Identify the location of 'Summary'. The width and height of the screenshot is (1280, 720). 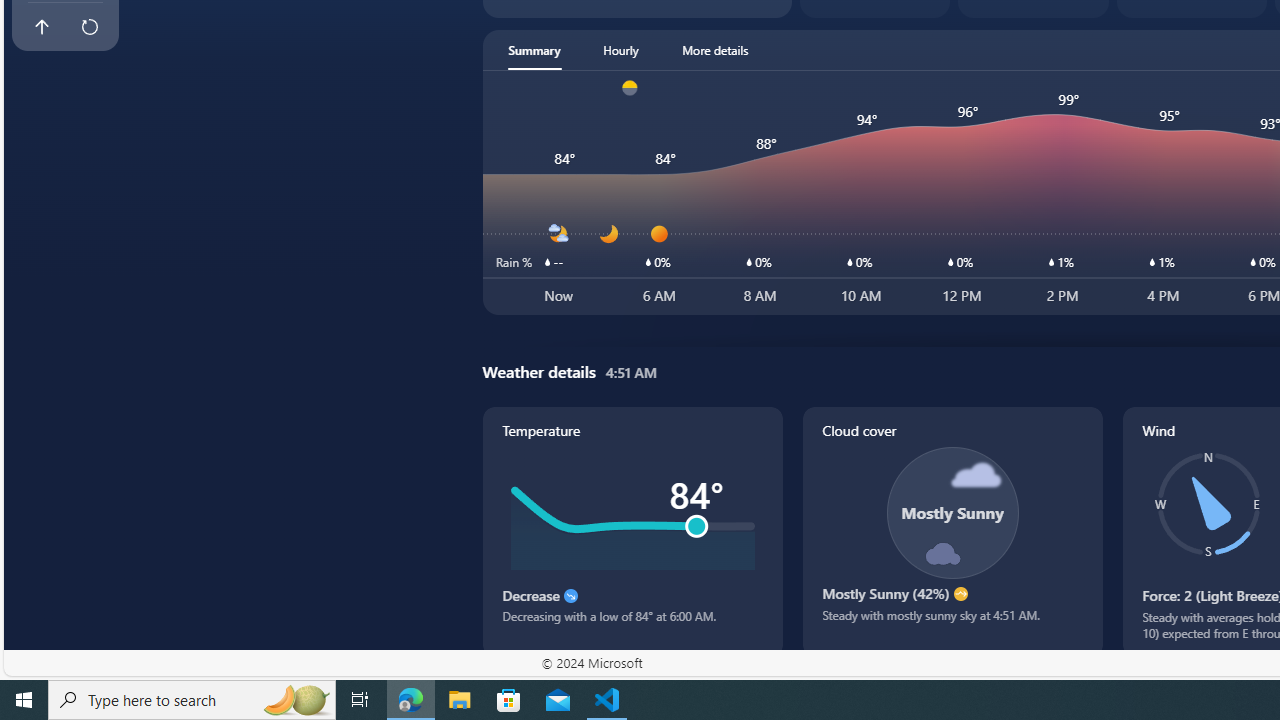
(534, 49).